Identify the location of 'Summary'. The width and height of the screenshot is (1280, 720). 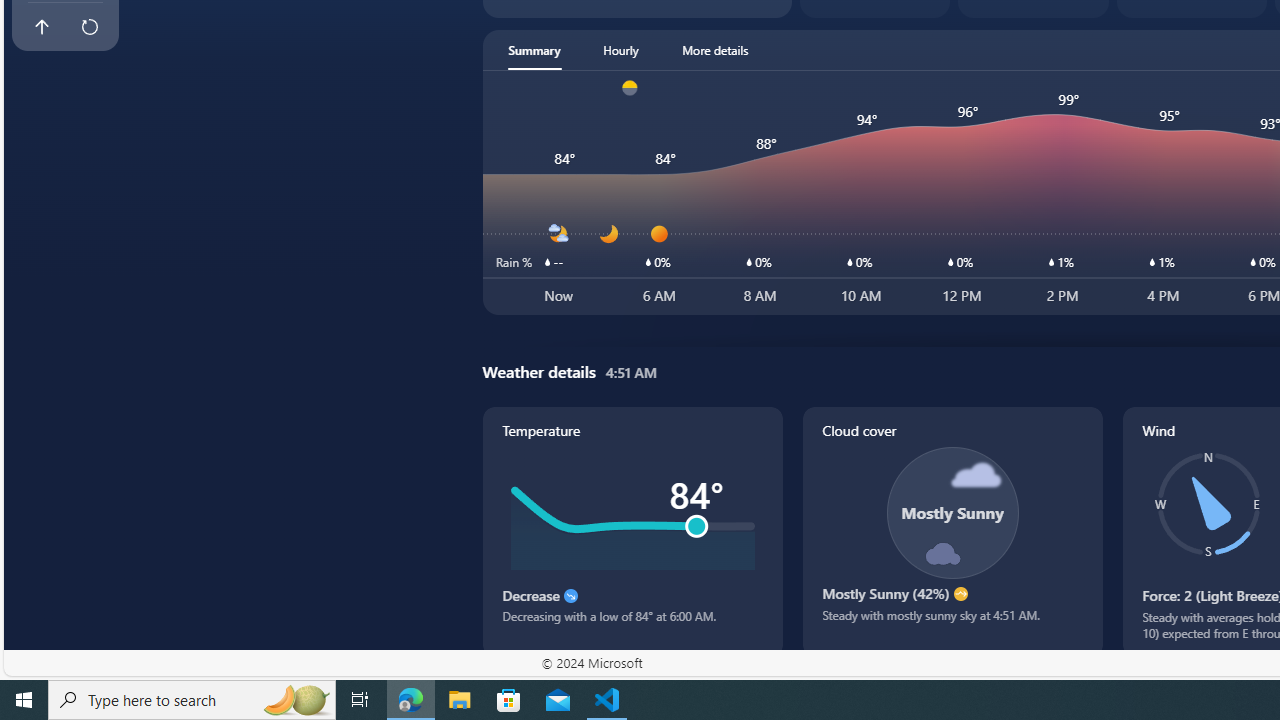
(534, 49).